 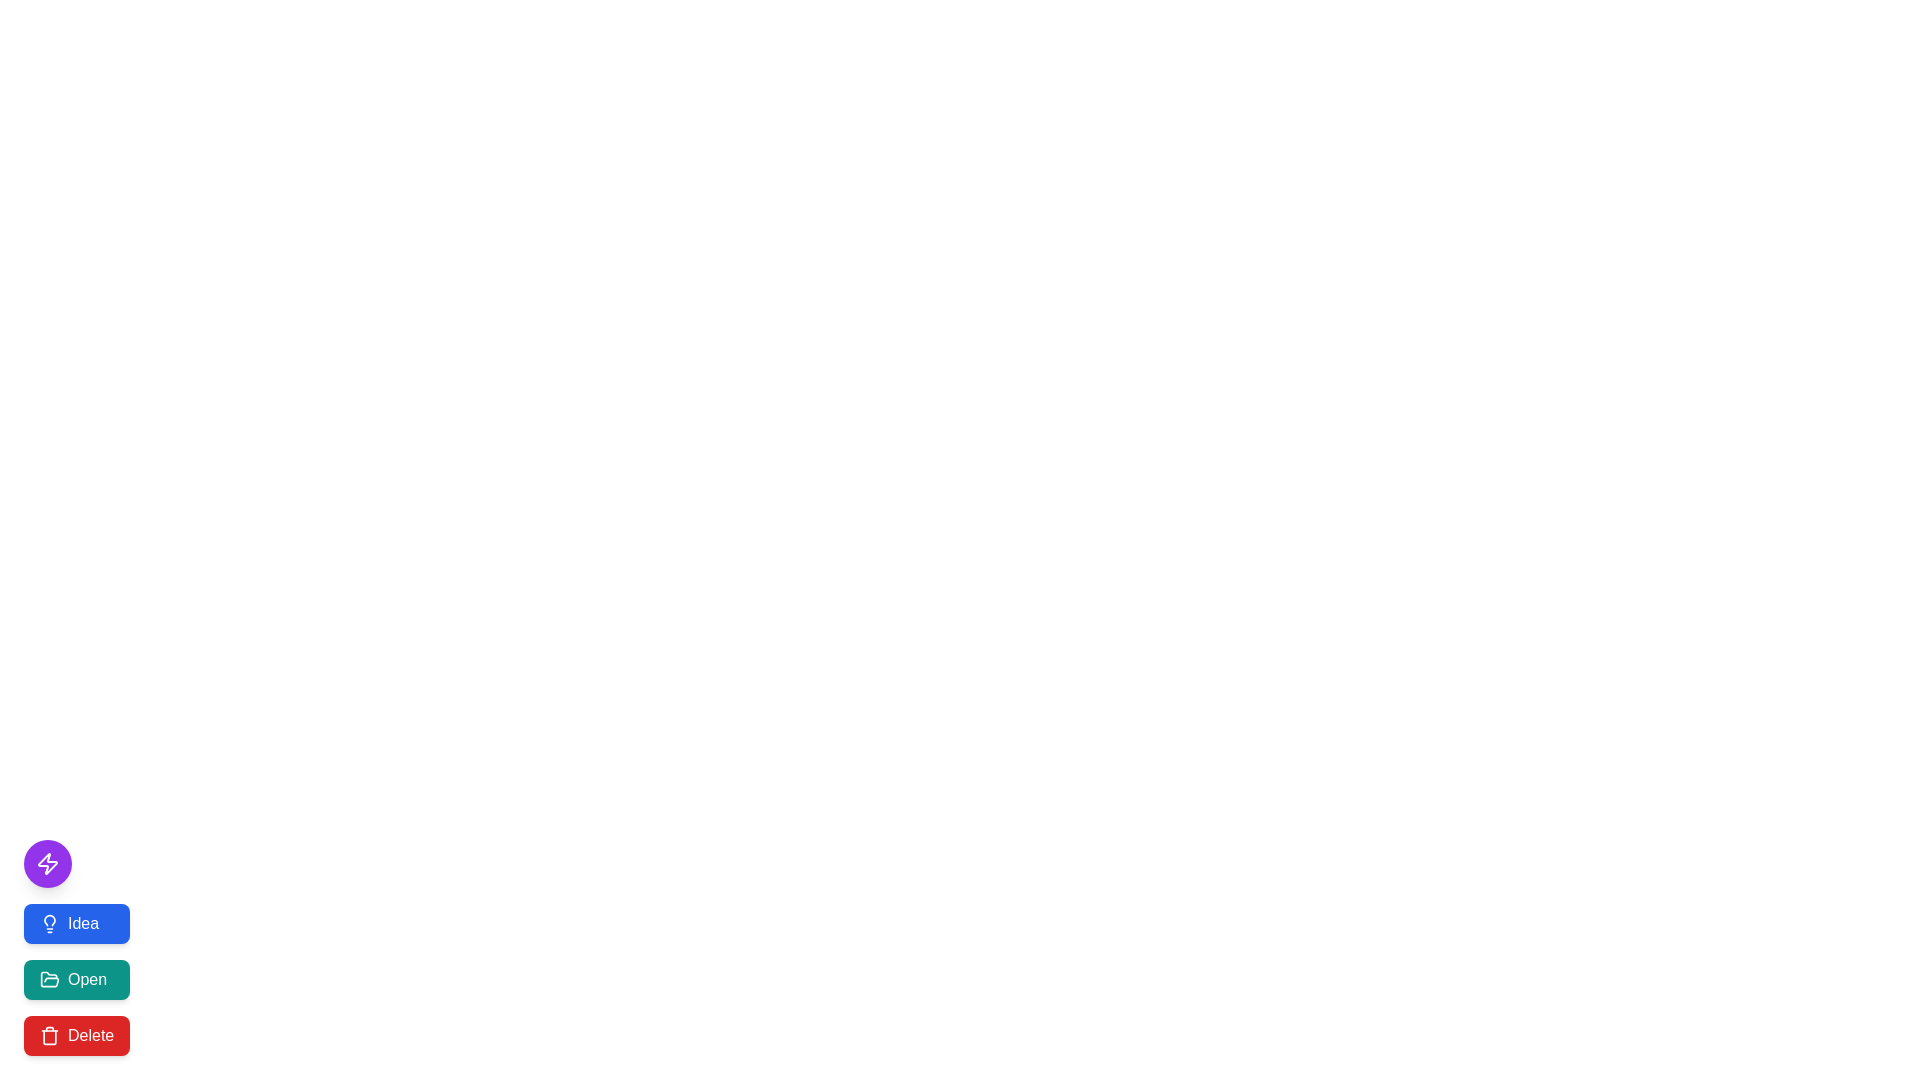 What do you see at coordinates (49, 1035) in the screenshot?
I see `the delete icon located to the left of the 'Delete' text inside the red rectangular button at the bottom of the stack` at bounding box center [49, 1035].